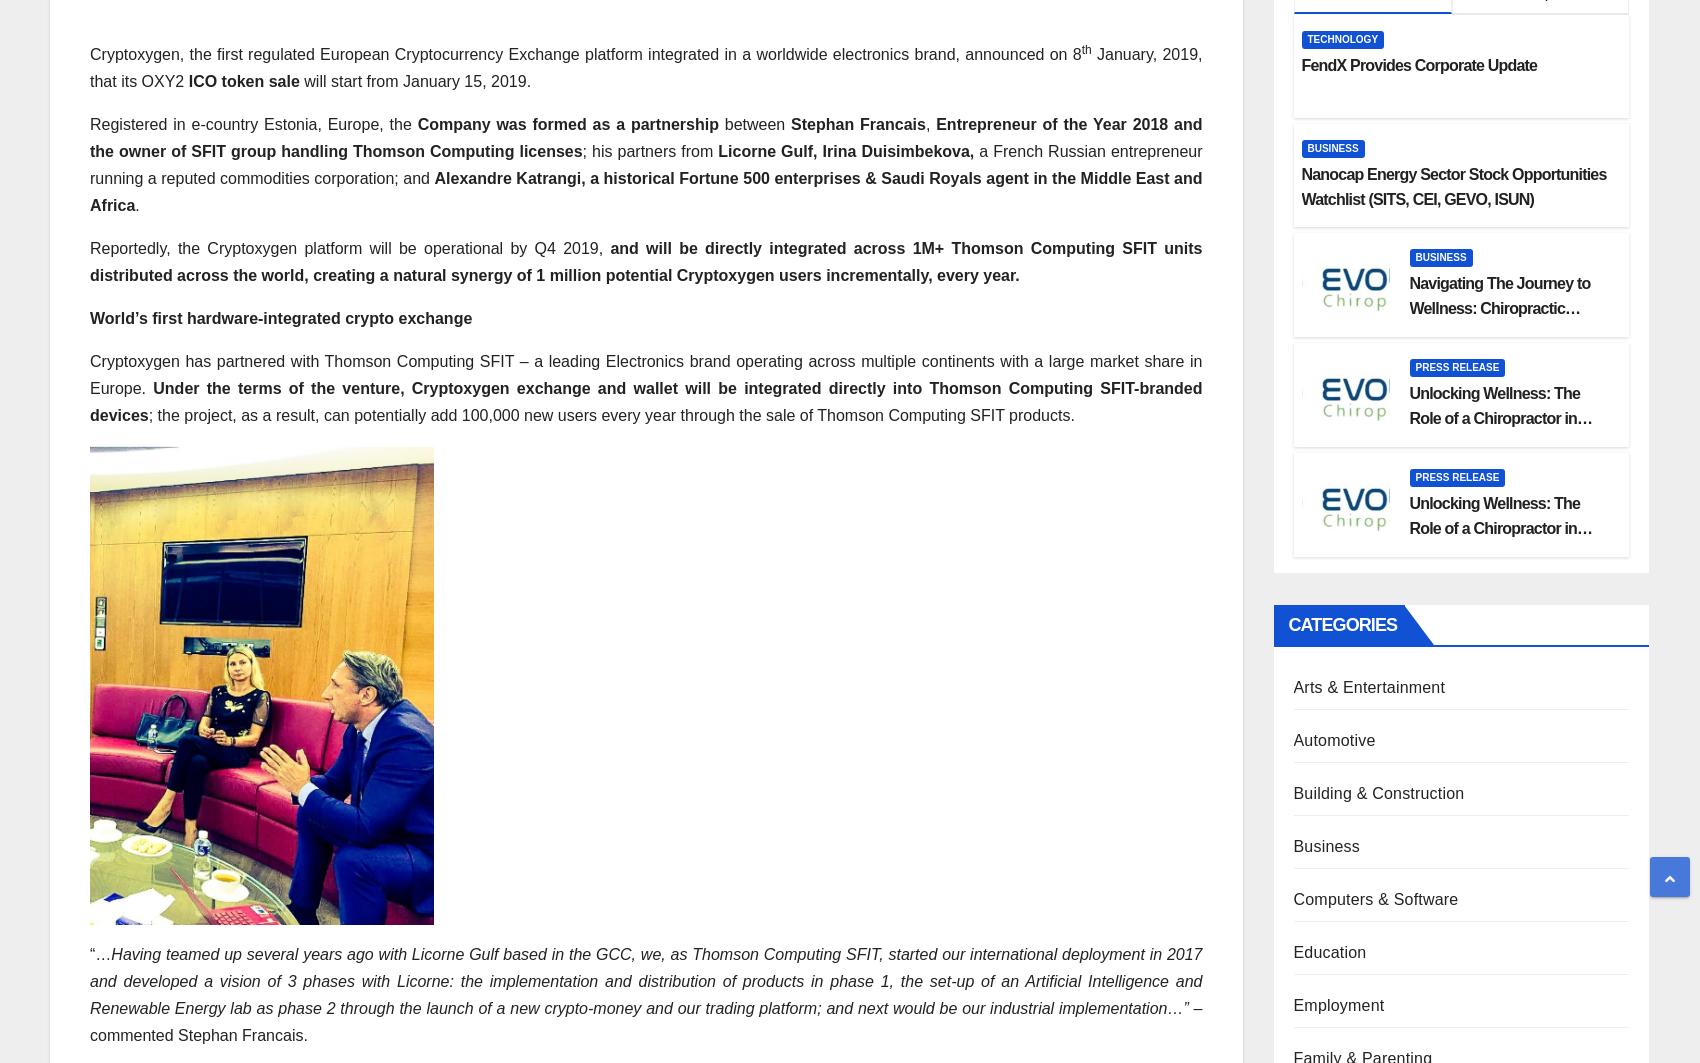 The width and height of the screenshot is (1700, 1063). Describe the element at coordinates (566, 123) in the screenshot. I see `'Company was formed as a partnership'` at that location.